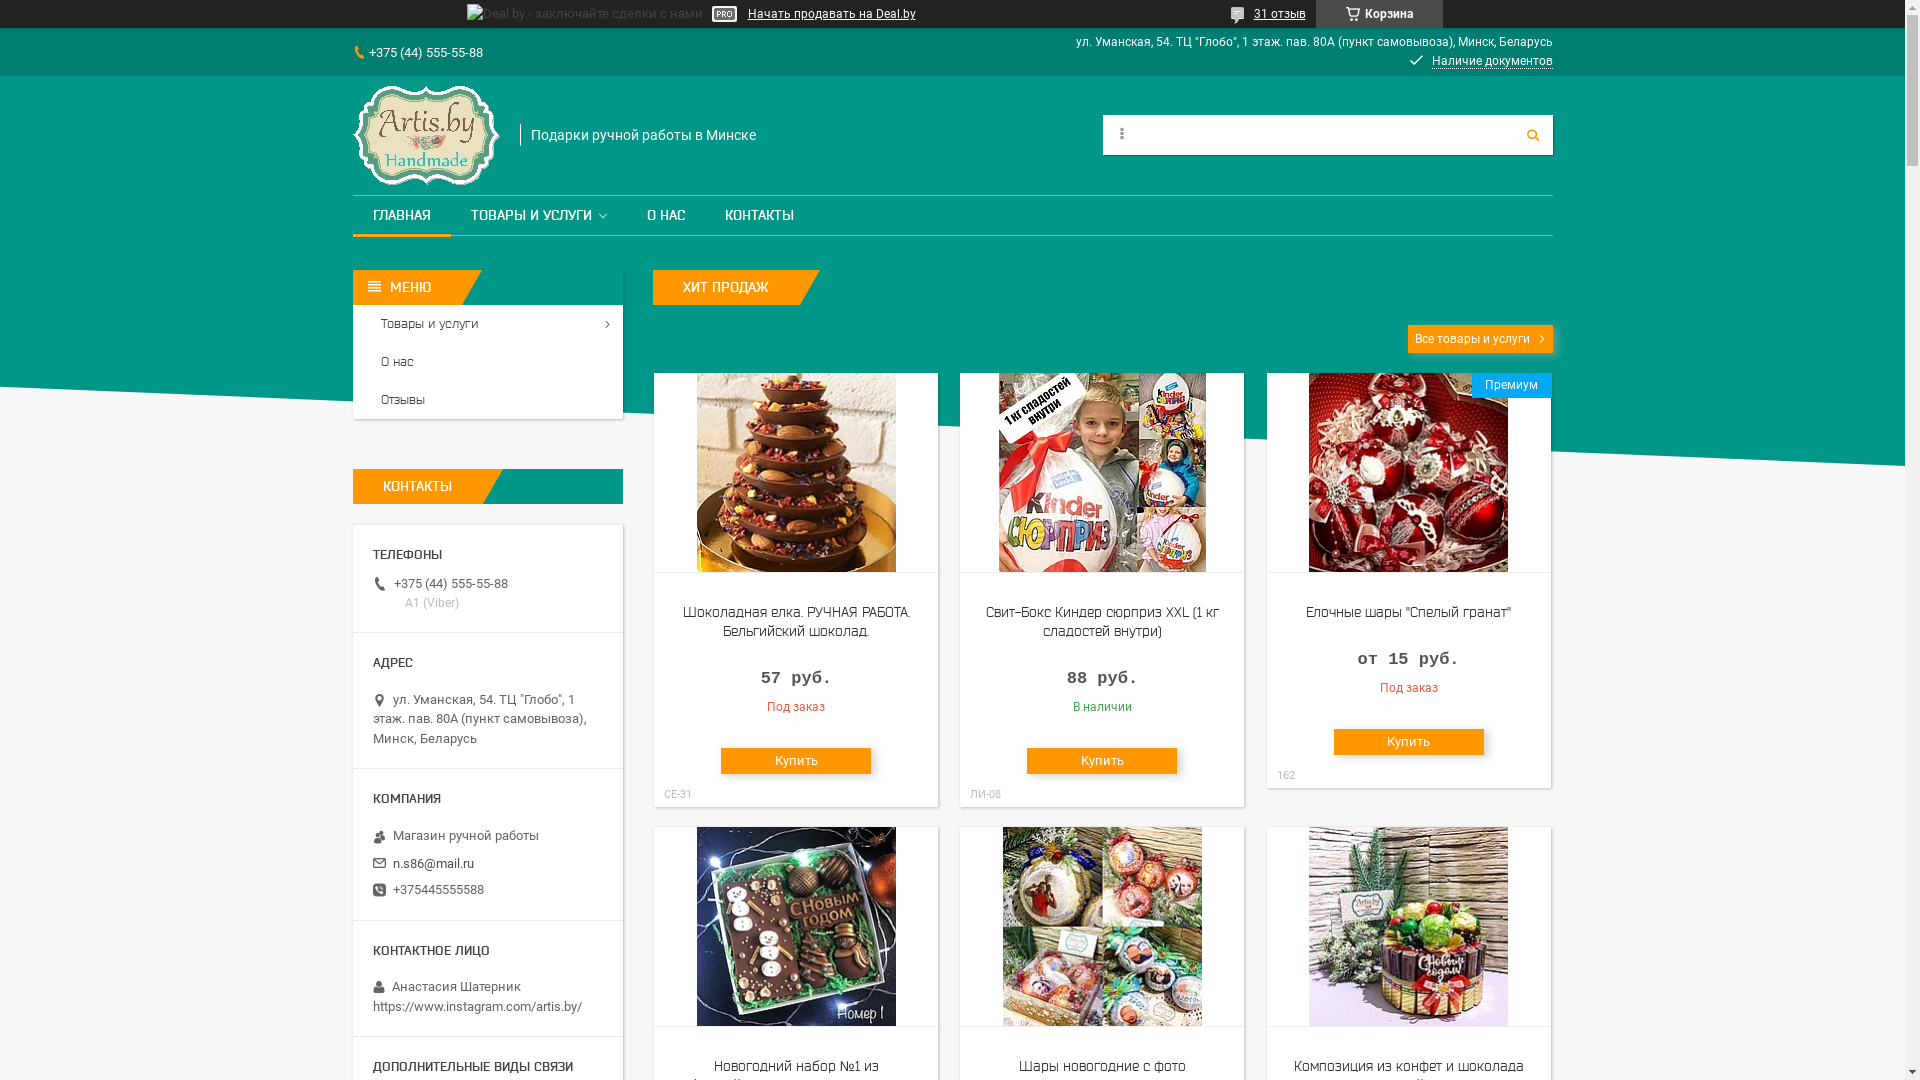  I want to click on 'n.s86@mail.ru', so click(431, 863).